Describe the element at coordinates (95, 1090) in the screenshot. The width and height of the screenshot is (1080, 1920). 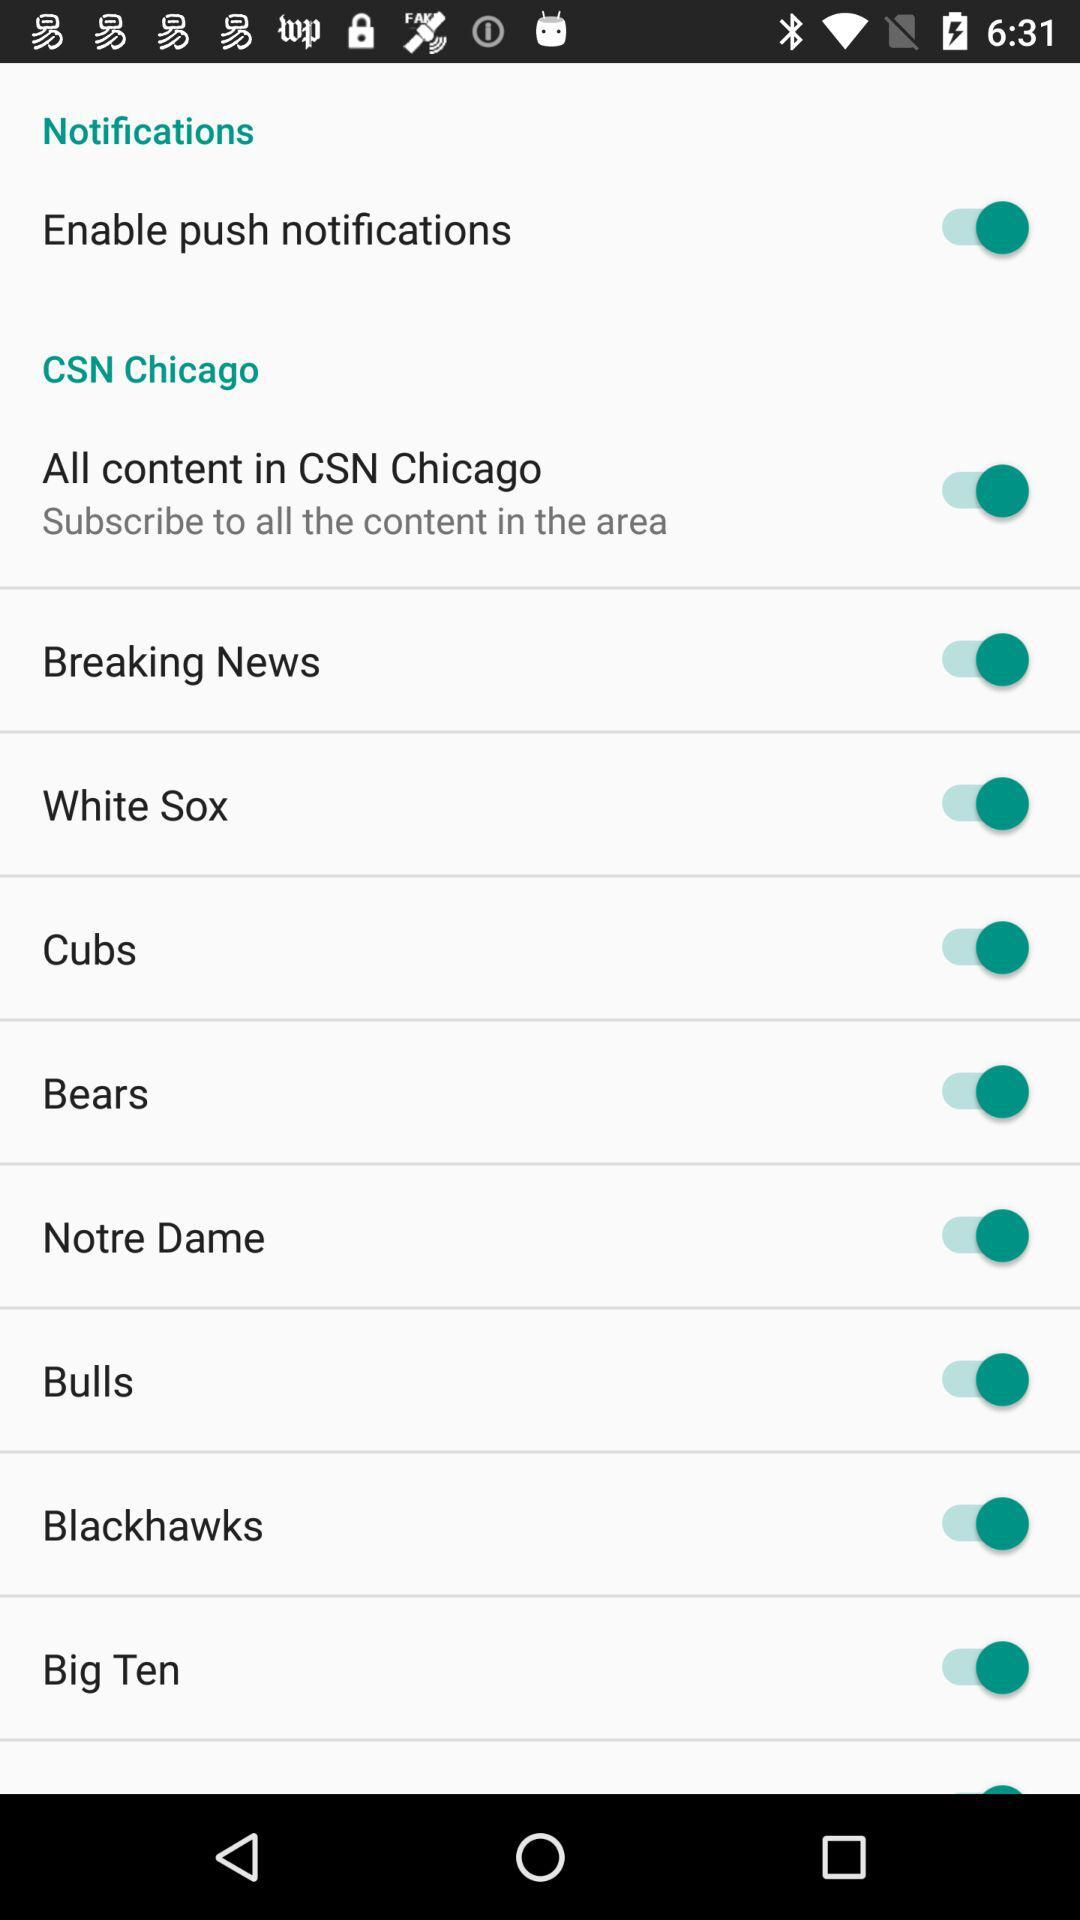
I see `app above notre dame` at that location.